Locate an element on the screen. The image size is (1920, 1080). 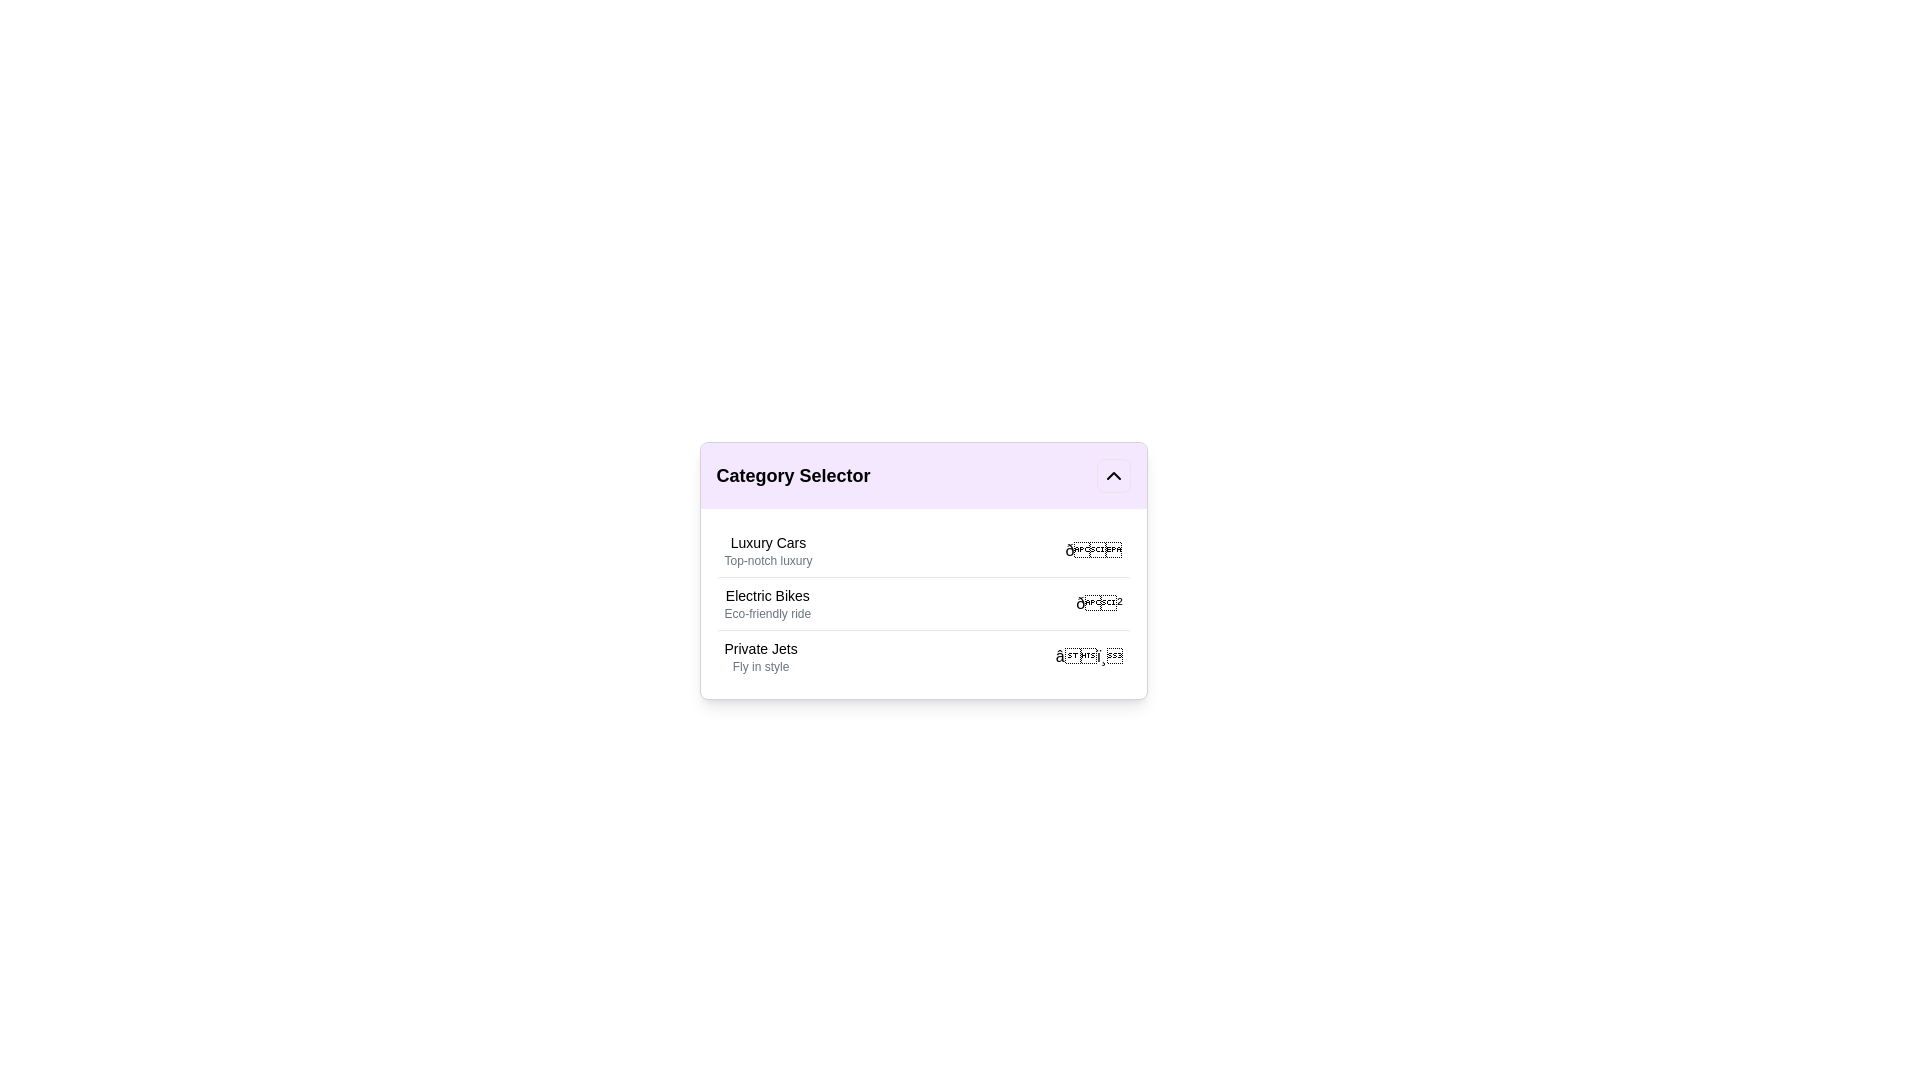
the chevron icon with an upward-pointing arrowhead shape located at the top-right corner of the header in the 'Category Selector' popup card for keyboard navigation is located at coordinates (1112, 475).